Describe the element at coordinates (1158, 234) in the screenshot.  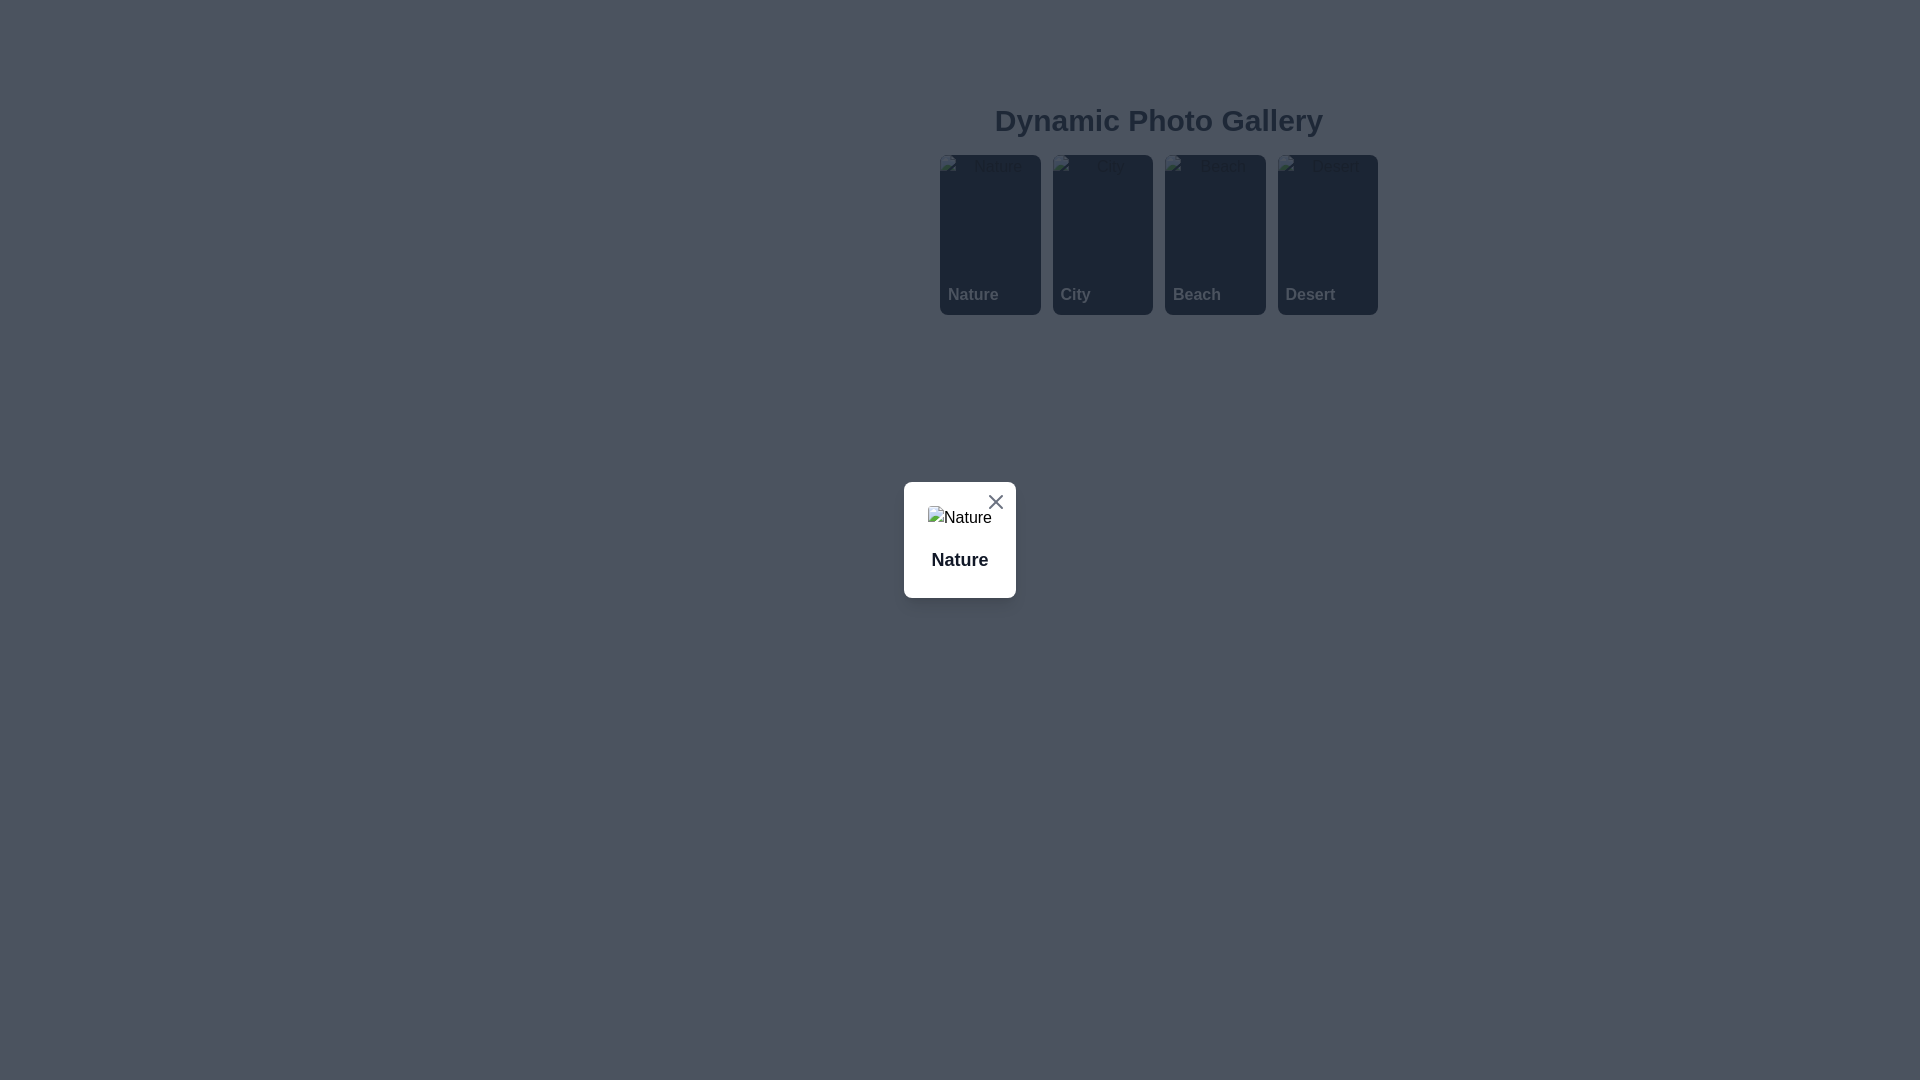
I see `the 'Beach' category details` at that location.